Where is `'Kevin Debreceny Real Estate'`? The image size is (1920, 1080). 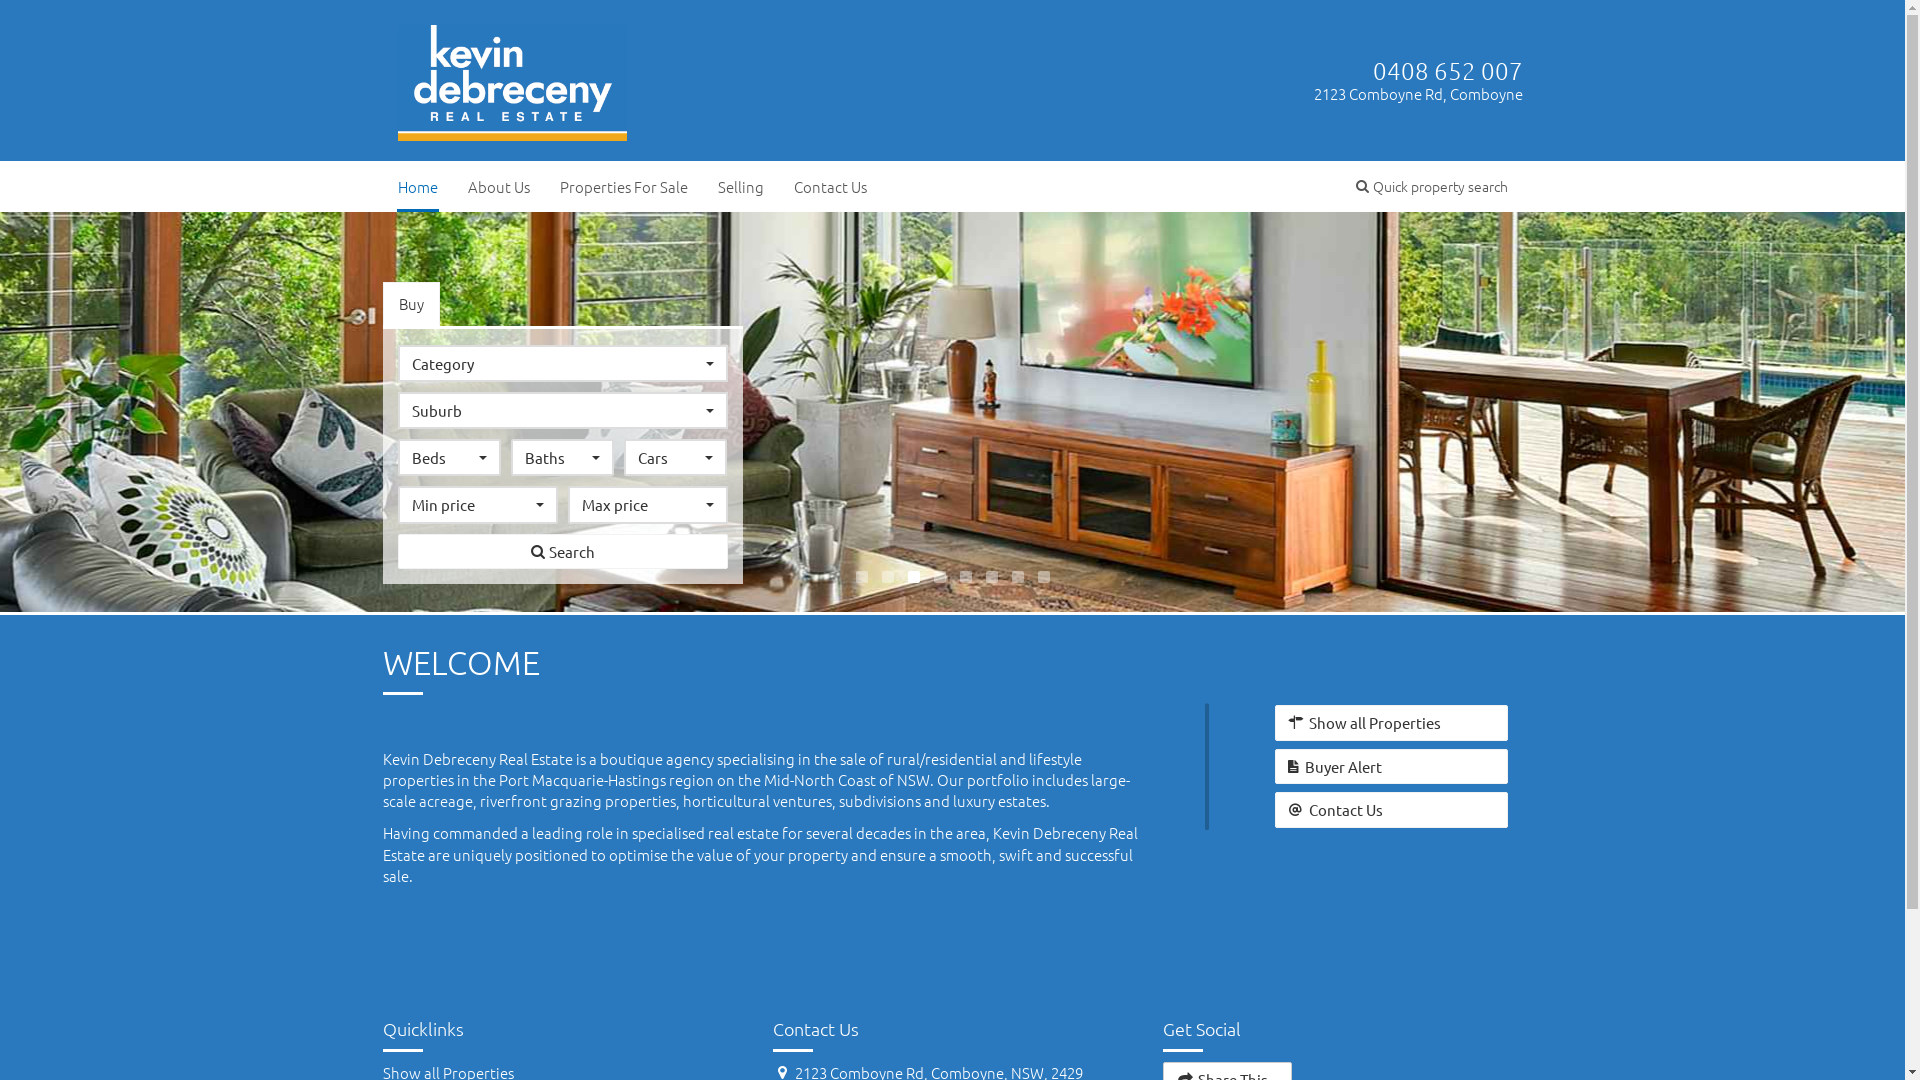
'Kevin Debreceny Real Estate' is located at coordinates (513, 76).